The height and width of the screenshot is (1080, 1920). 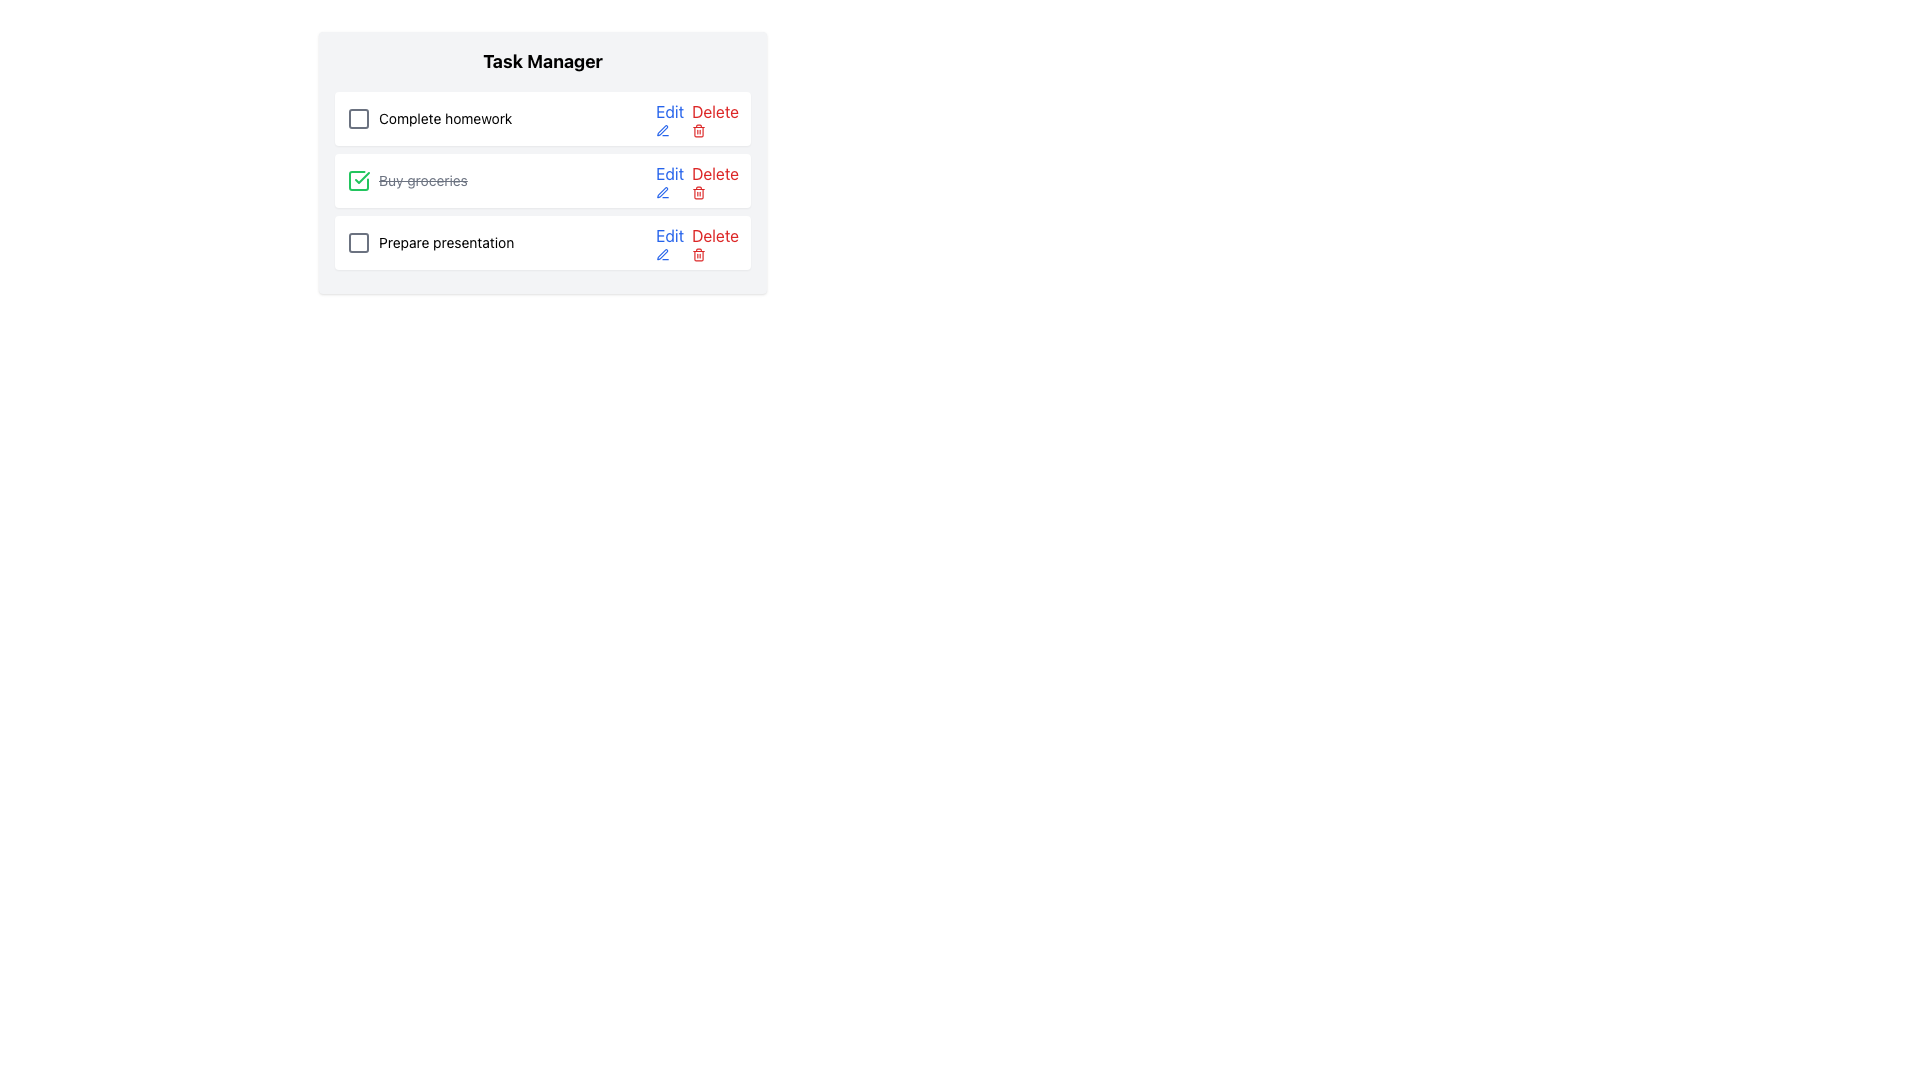 What do you see at coordinates (715, 119) in the screenshot?
I see `the red 'Delete' text link with a trashcan icon located on the right-hand side of the second task row` at bounding box center [715, 119].